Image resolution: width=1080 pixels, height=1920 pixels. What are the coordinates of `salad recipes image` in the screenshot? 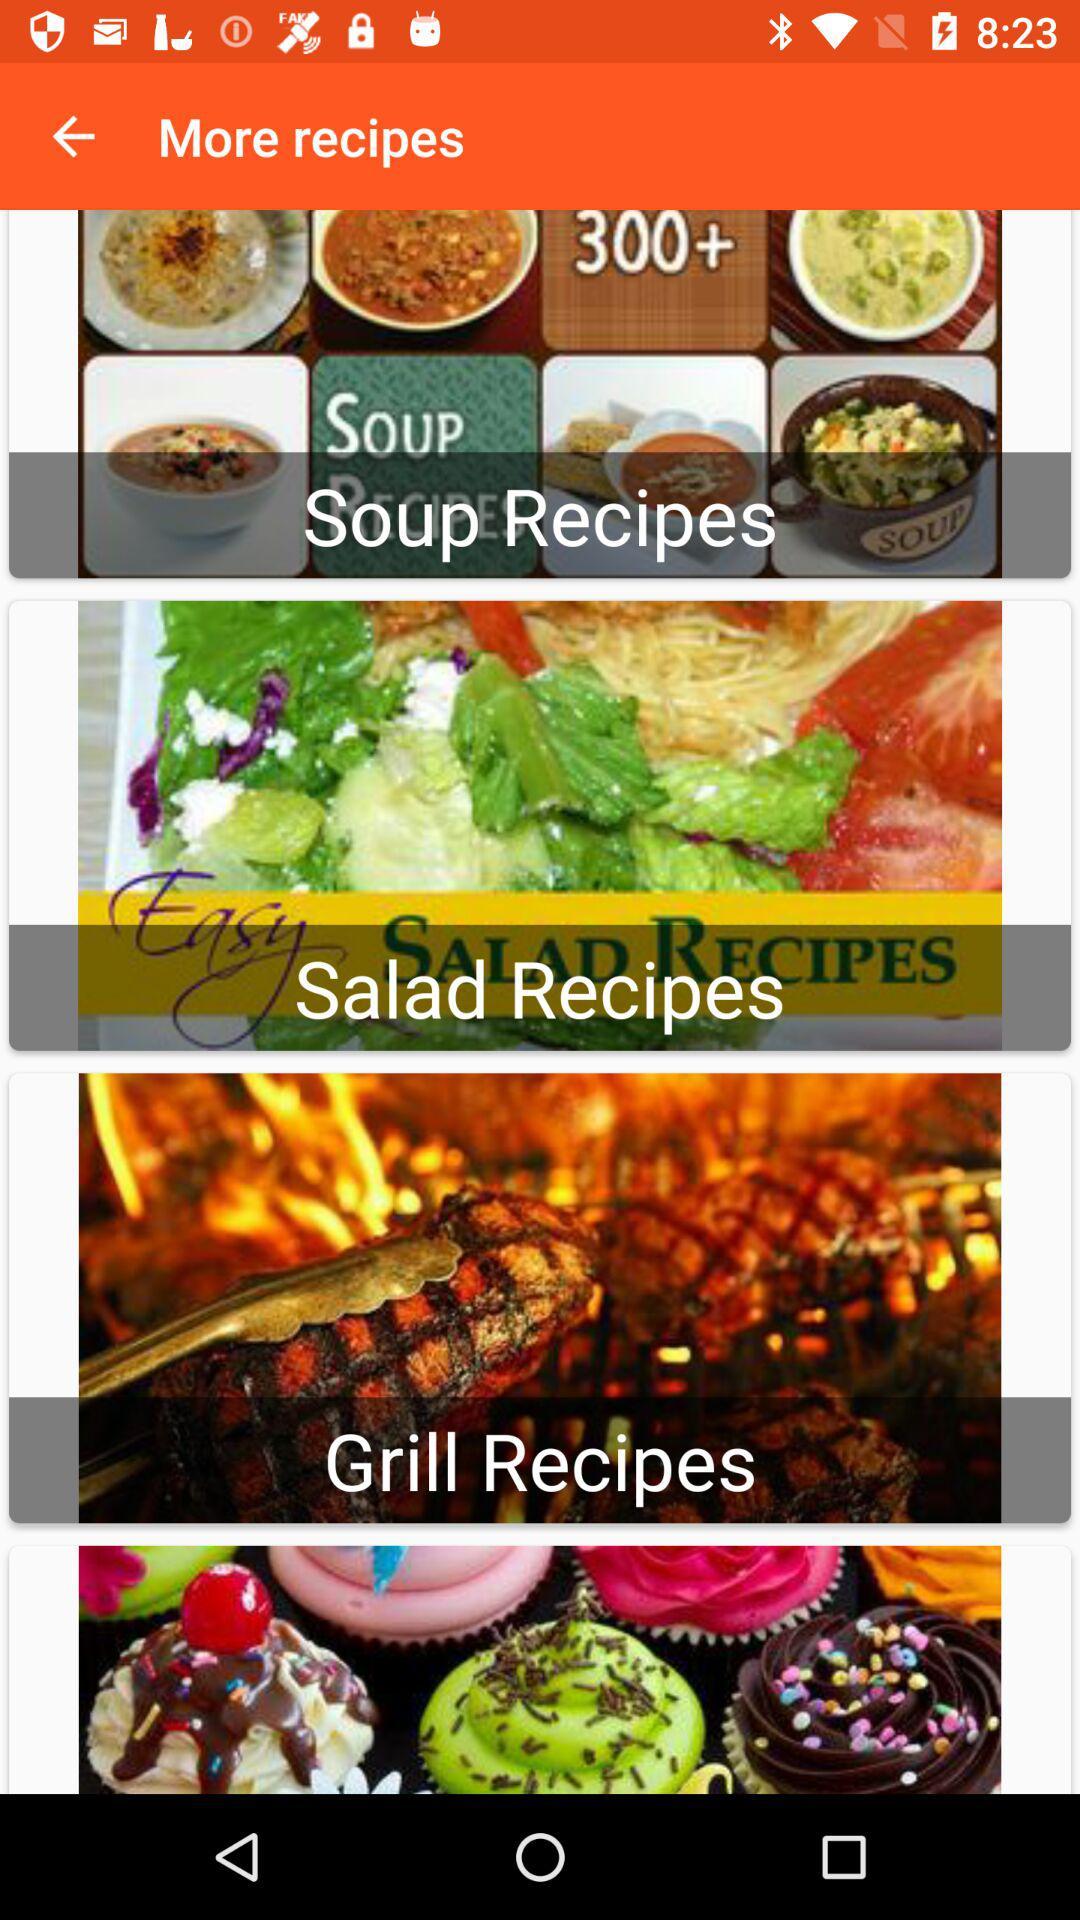 It's located at (540, 825).